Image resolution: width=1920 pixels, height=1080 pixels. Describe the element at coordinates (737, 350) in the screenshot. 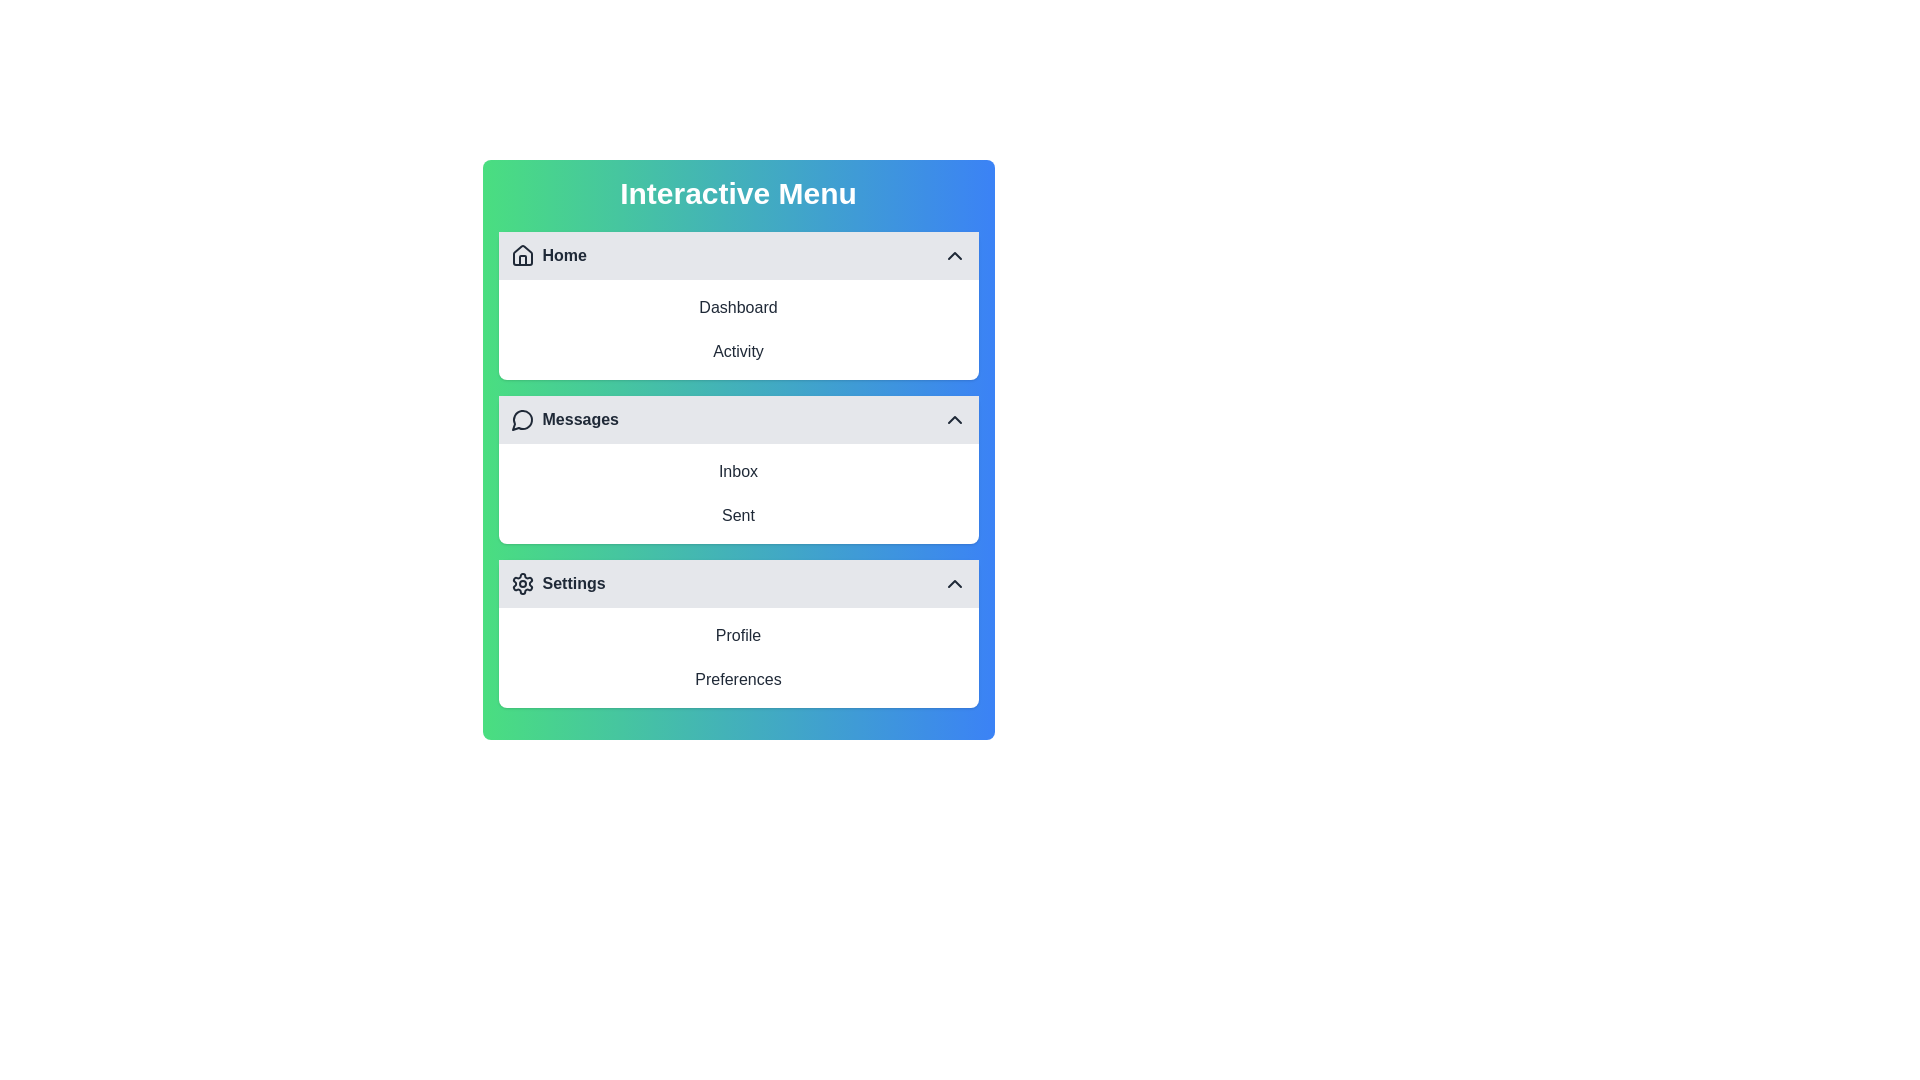

I see `the menu item corresponding to Activity to select it` at that location.